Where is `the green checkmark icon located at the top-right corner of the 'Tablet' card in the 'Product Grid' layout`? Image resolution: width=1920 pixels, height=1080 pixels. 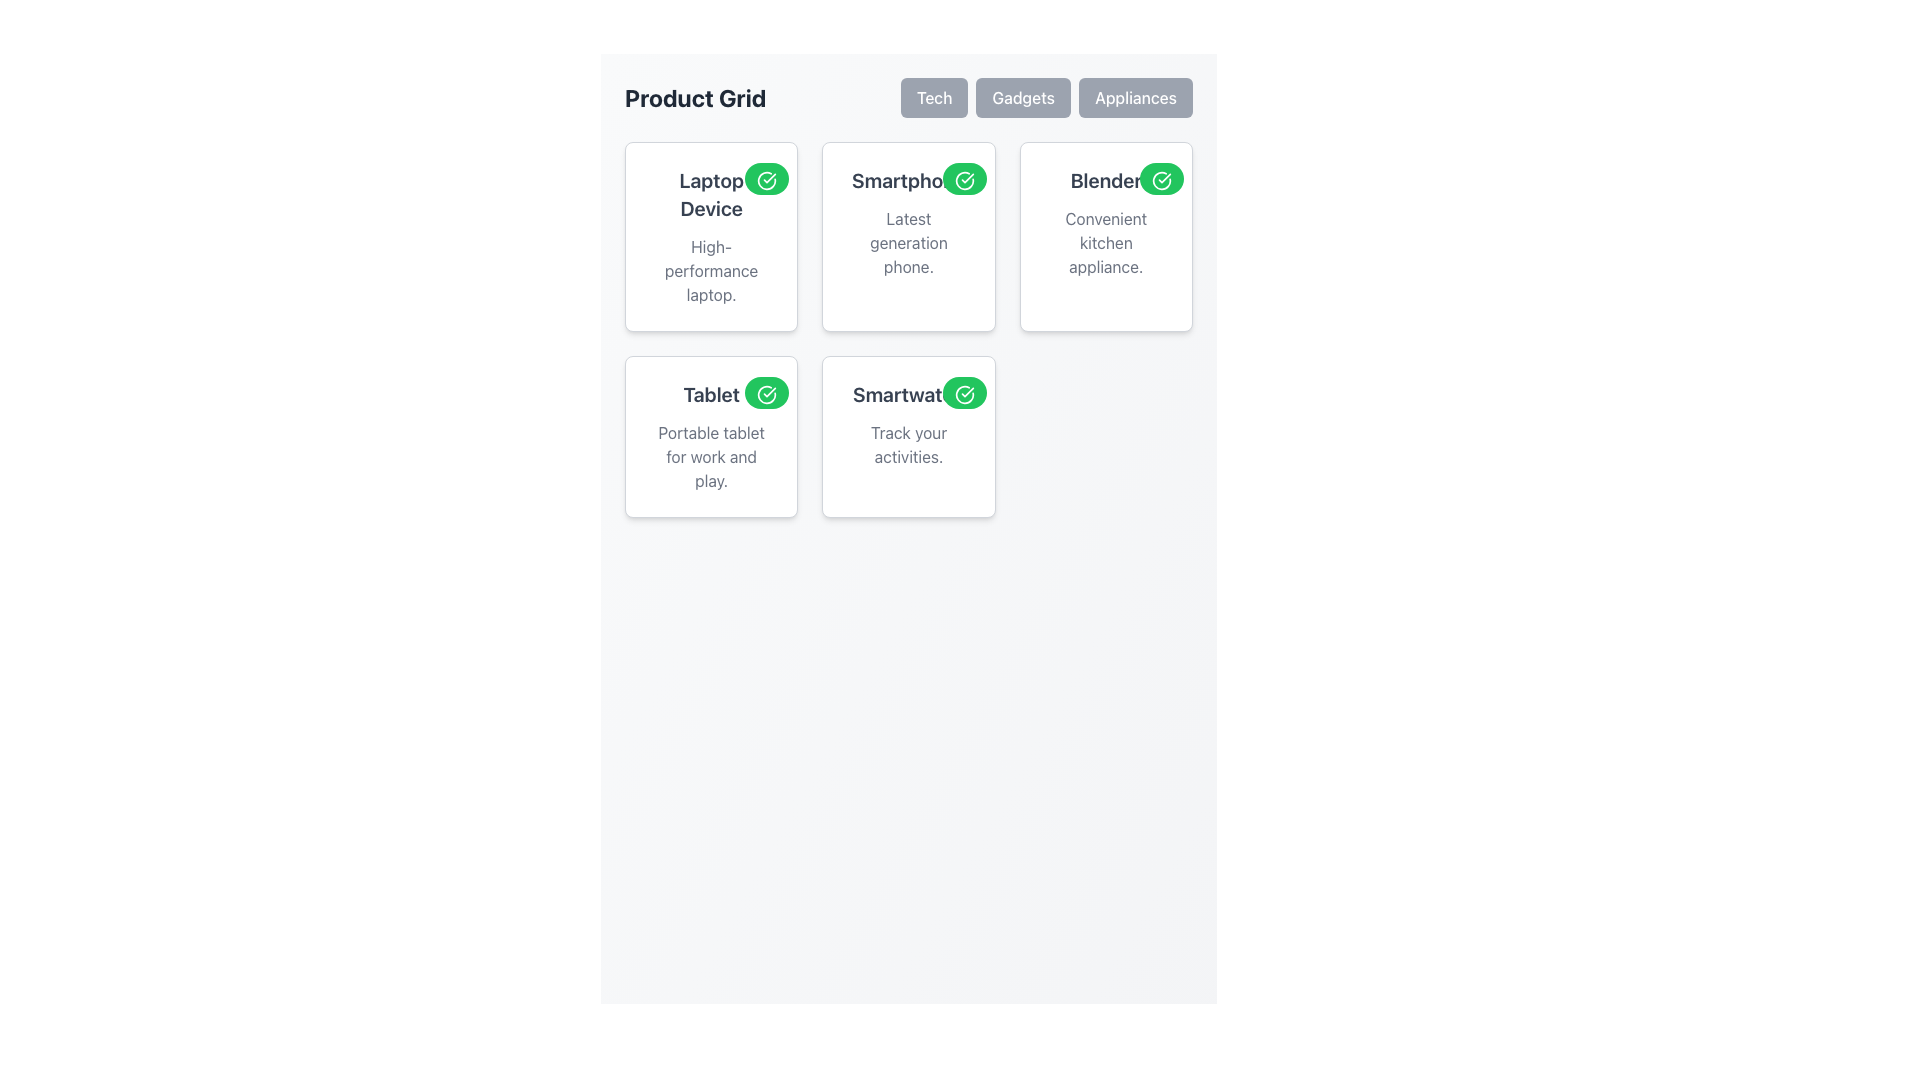
the green checkmark icon located at the top-right corner of the 'Tablet' card in the 'Product Grid' layout is located at coordinates (766, 394).